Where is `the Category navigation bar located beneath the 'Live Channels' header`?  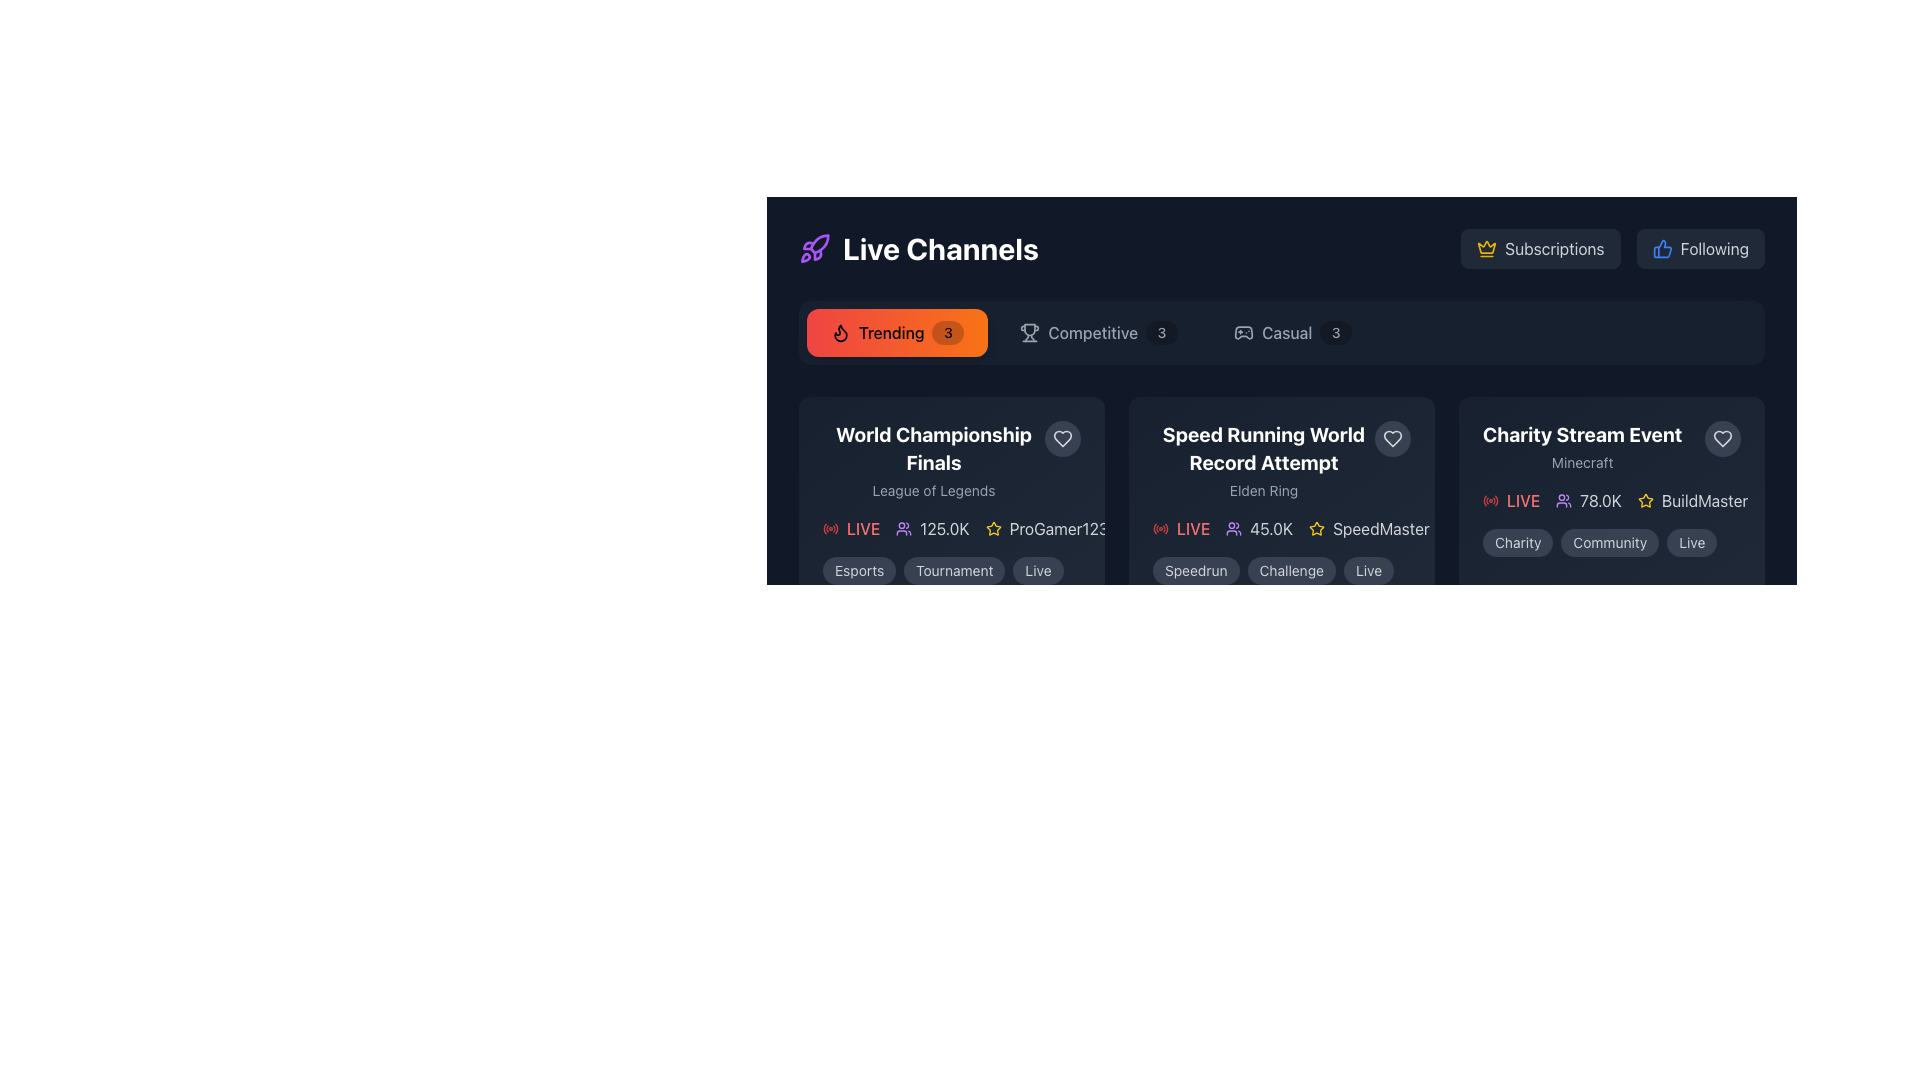 the Category navigation bar located beneath the 'Live Channels' header is located at coordinates (1281, 331).